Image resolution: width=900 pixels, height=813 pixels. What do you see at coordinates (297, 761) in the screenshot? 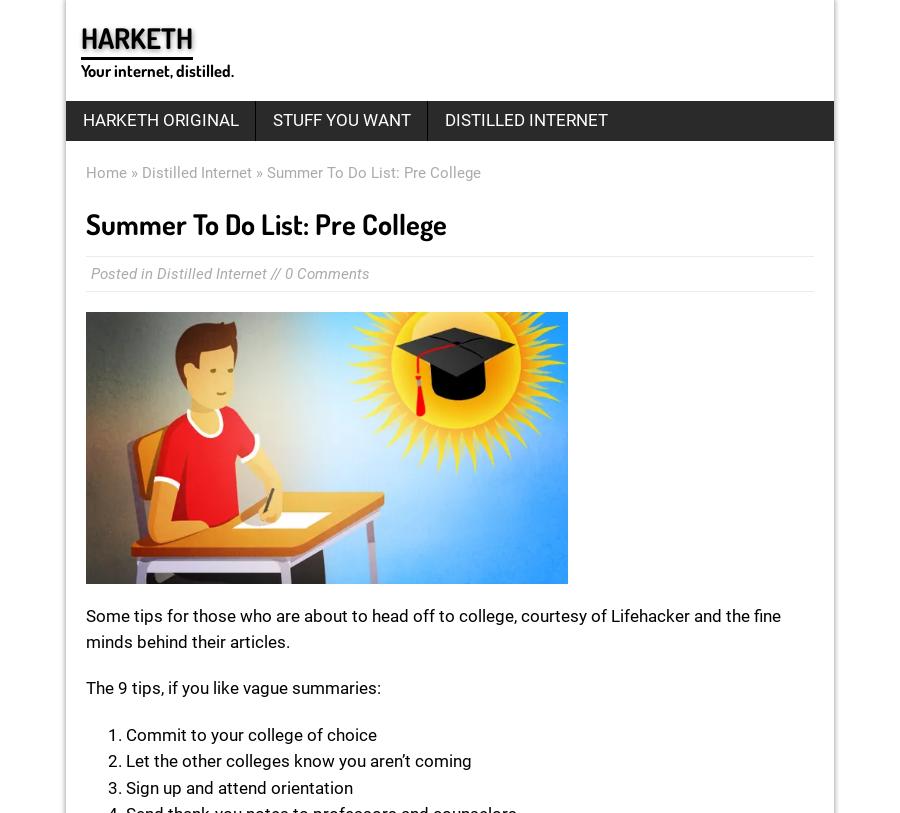
I see `'Let the other colleges know you aren’t coming'` at bounding box center [297, 761].